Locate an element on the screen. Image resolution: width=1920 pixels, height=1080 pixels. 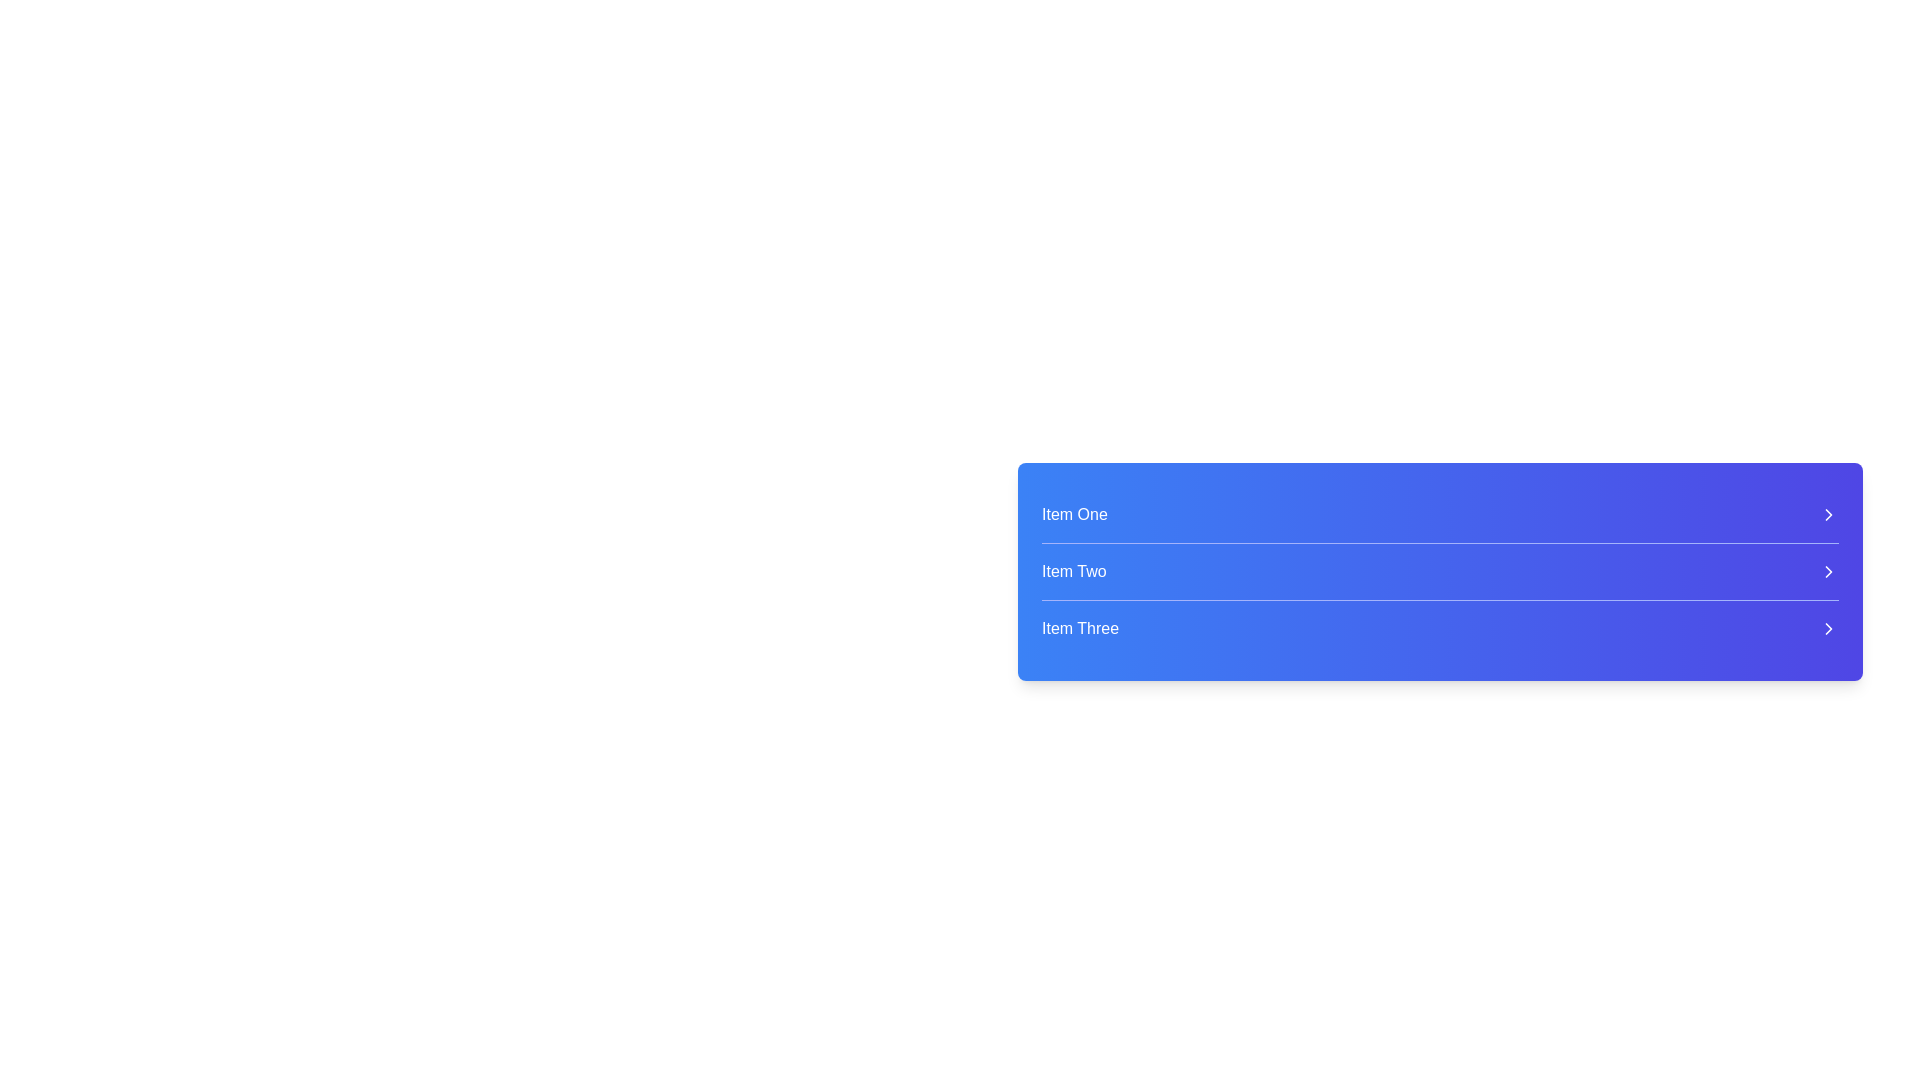
the right-facing chevron icon next to the 'Item Two' label is located at coordinates (1828, 571).